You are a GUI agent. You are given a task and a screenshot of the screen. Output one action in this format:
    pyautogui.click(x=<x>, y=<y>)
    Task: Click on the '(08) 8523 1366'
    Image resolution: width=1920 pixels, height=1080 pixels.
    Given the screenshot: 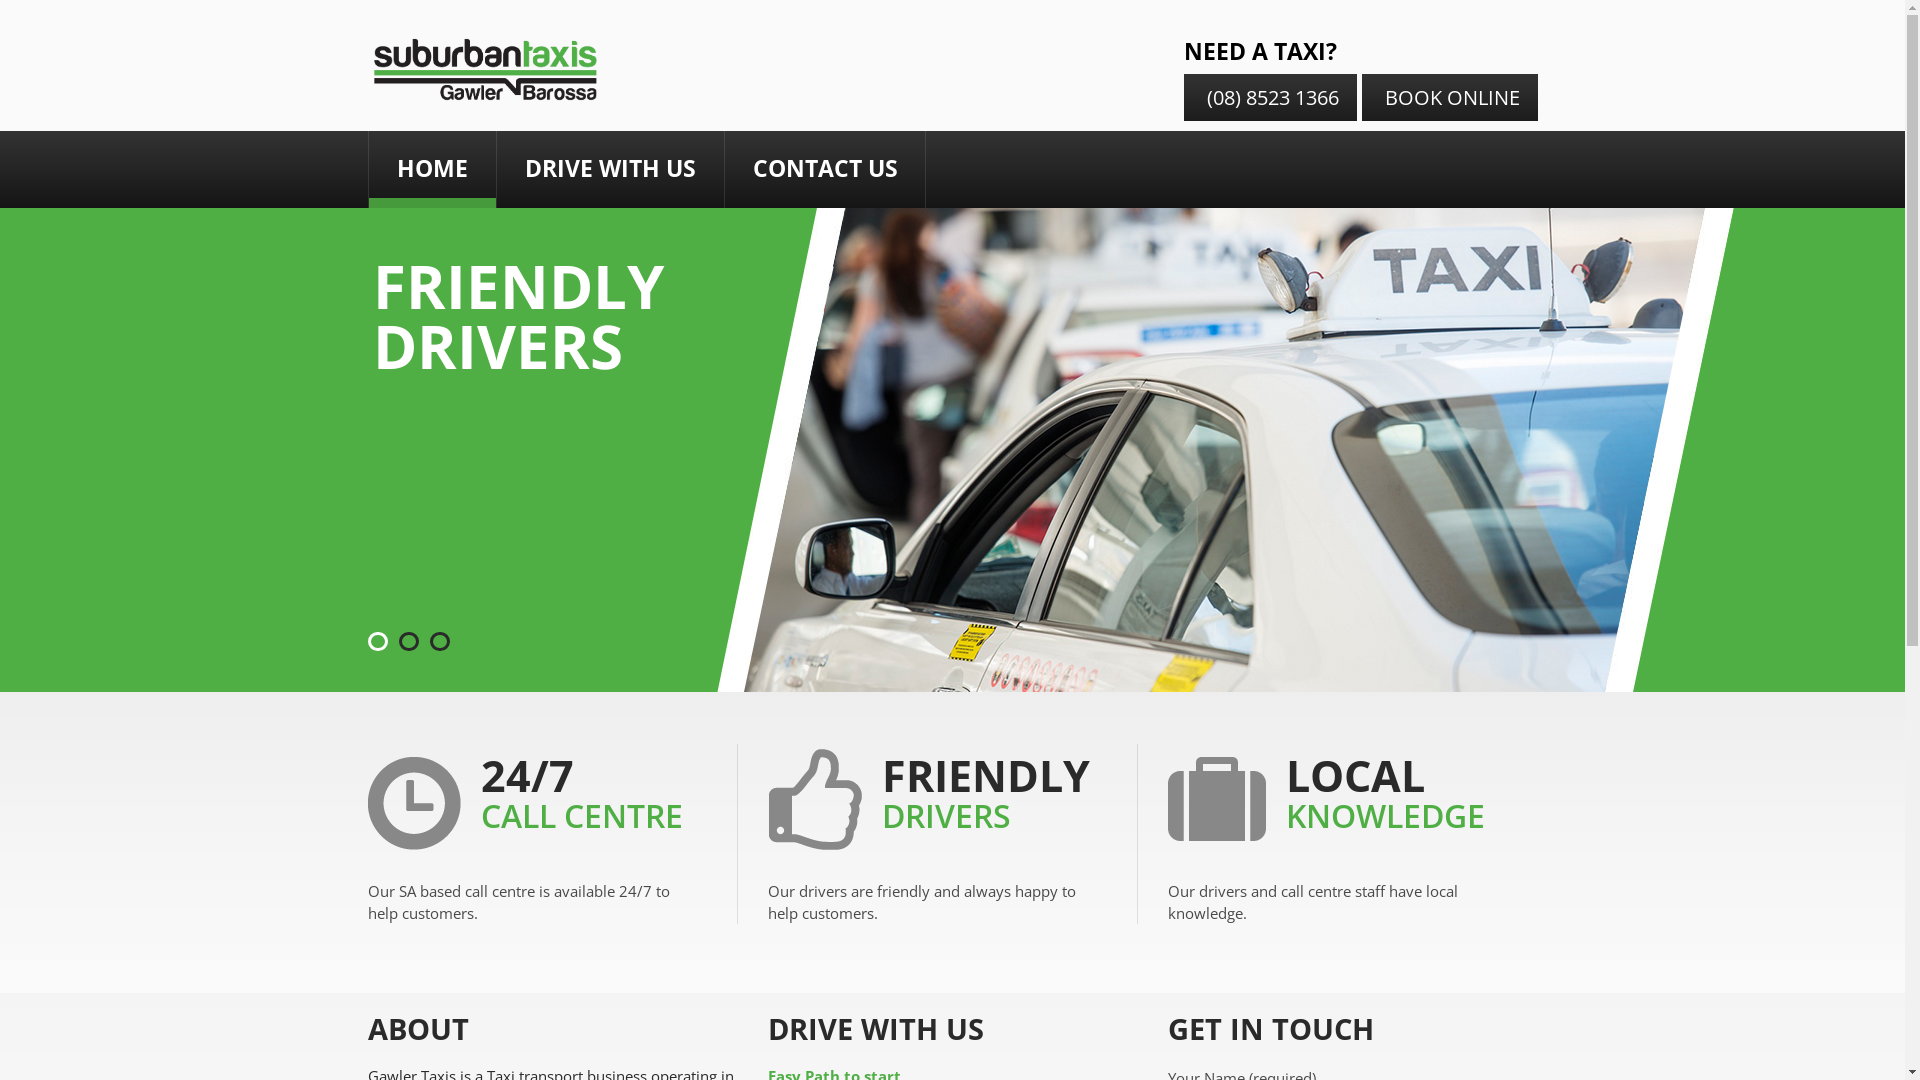 What is the action you would take?
    pyautogui.click(x=1269, y=97)
    